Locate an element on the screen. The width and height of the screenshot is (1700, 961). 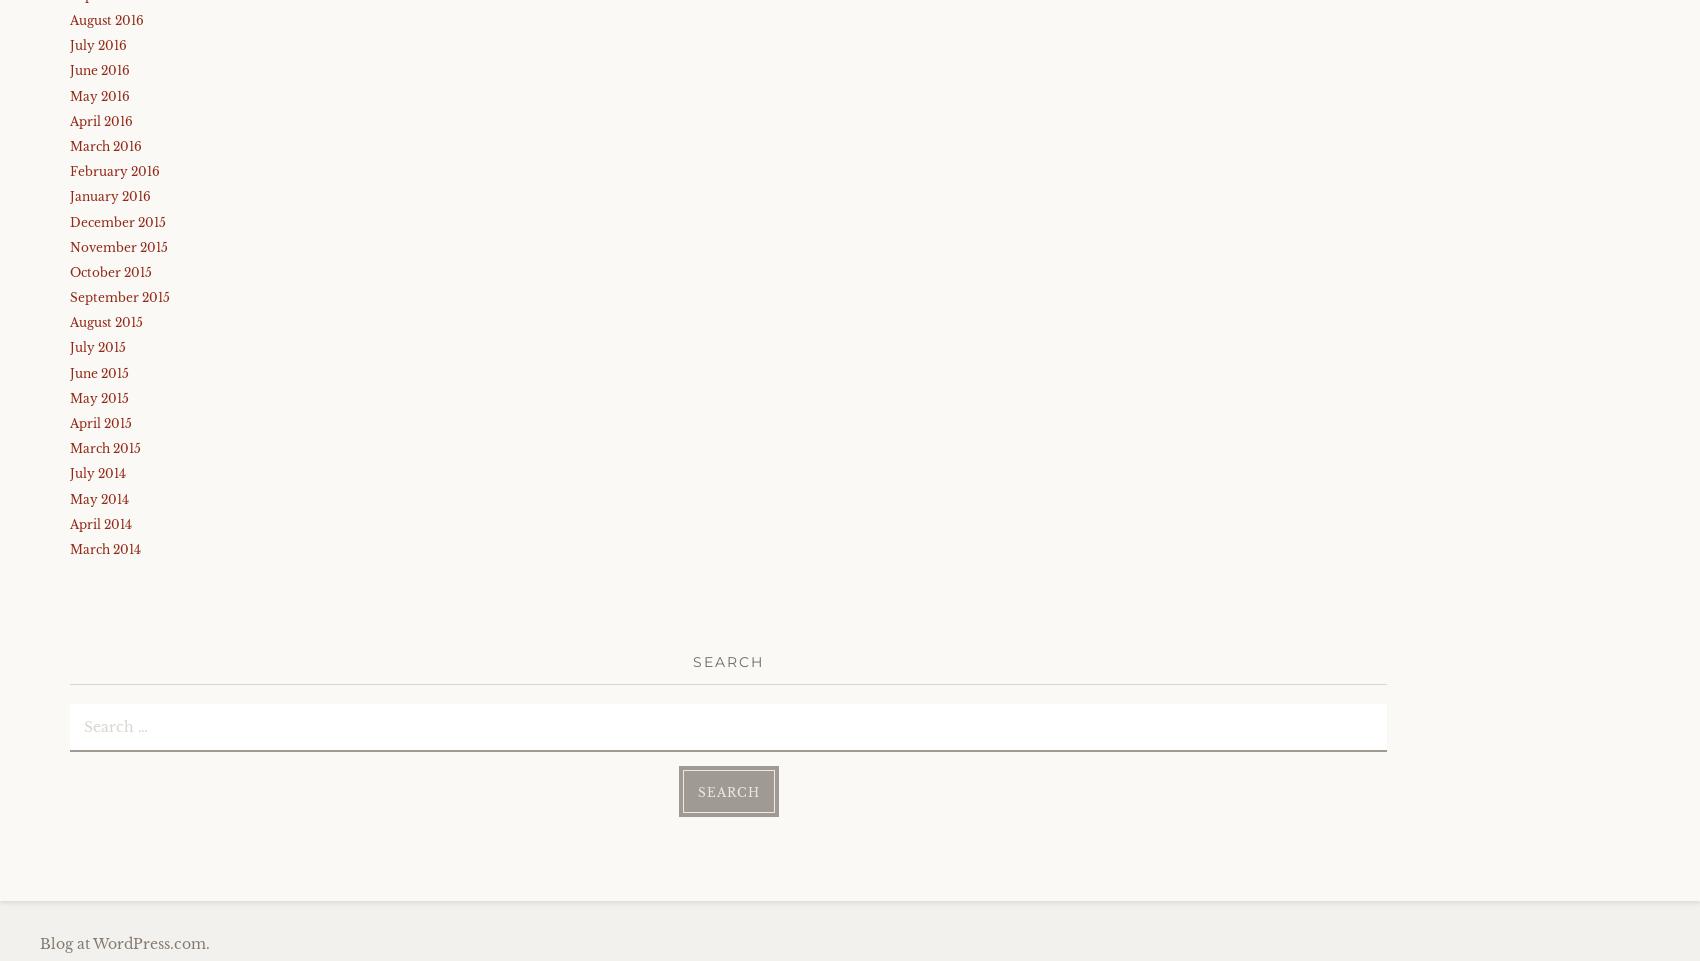
'June 2015' is located at coordinates (99, 371).